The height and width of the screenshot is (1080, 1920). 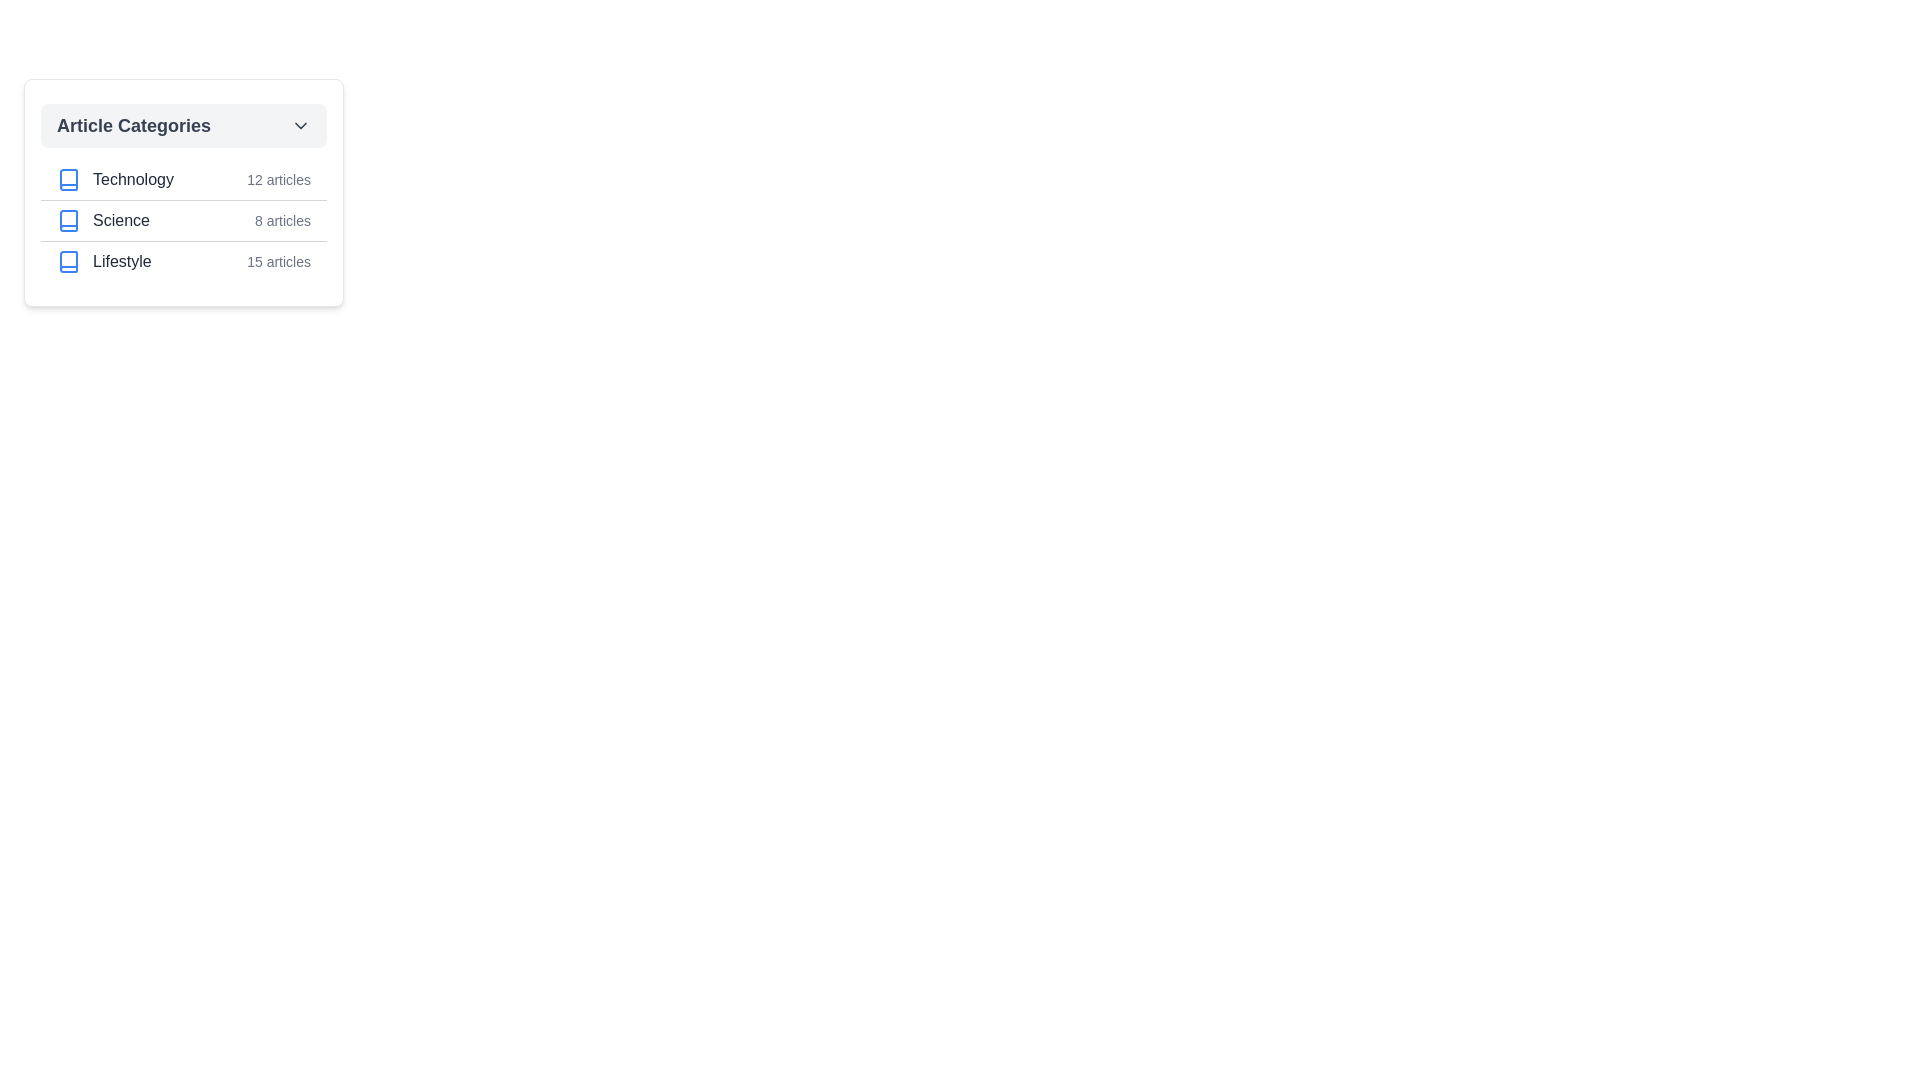 What do you see at coordinates (68, 220) in the screenshot?
I see `the blue book icon located next to the 'Science' label in the article categories panel to interpret its association` at bounding box center [68, 220].